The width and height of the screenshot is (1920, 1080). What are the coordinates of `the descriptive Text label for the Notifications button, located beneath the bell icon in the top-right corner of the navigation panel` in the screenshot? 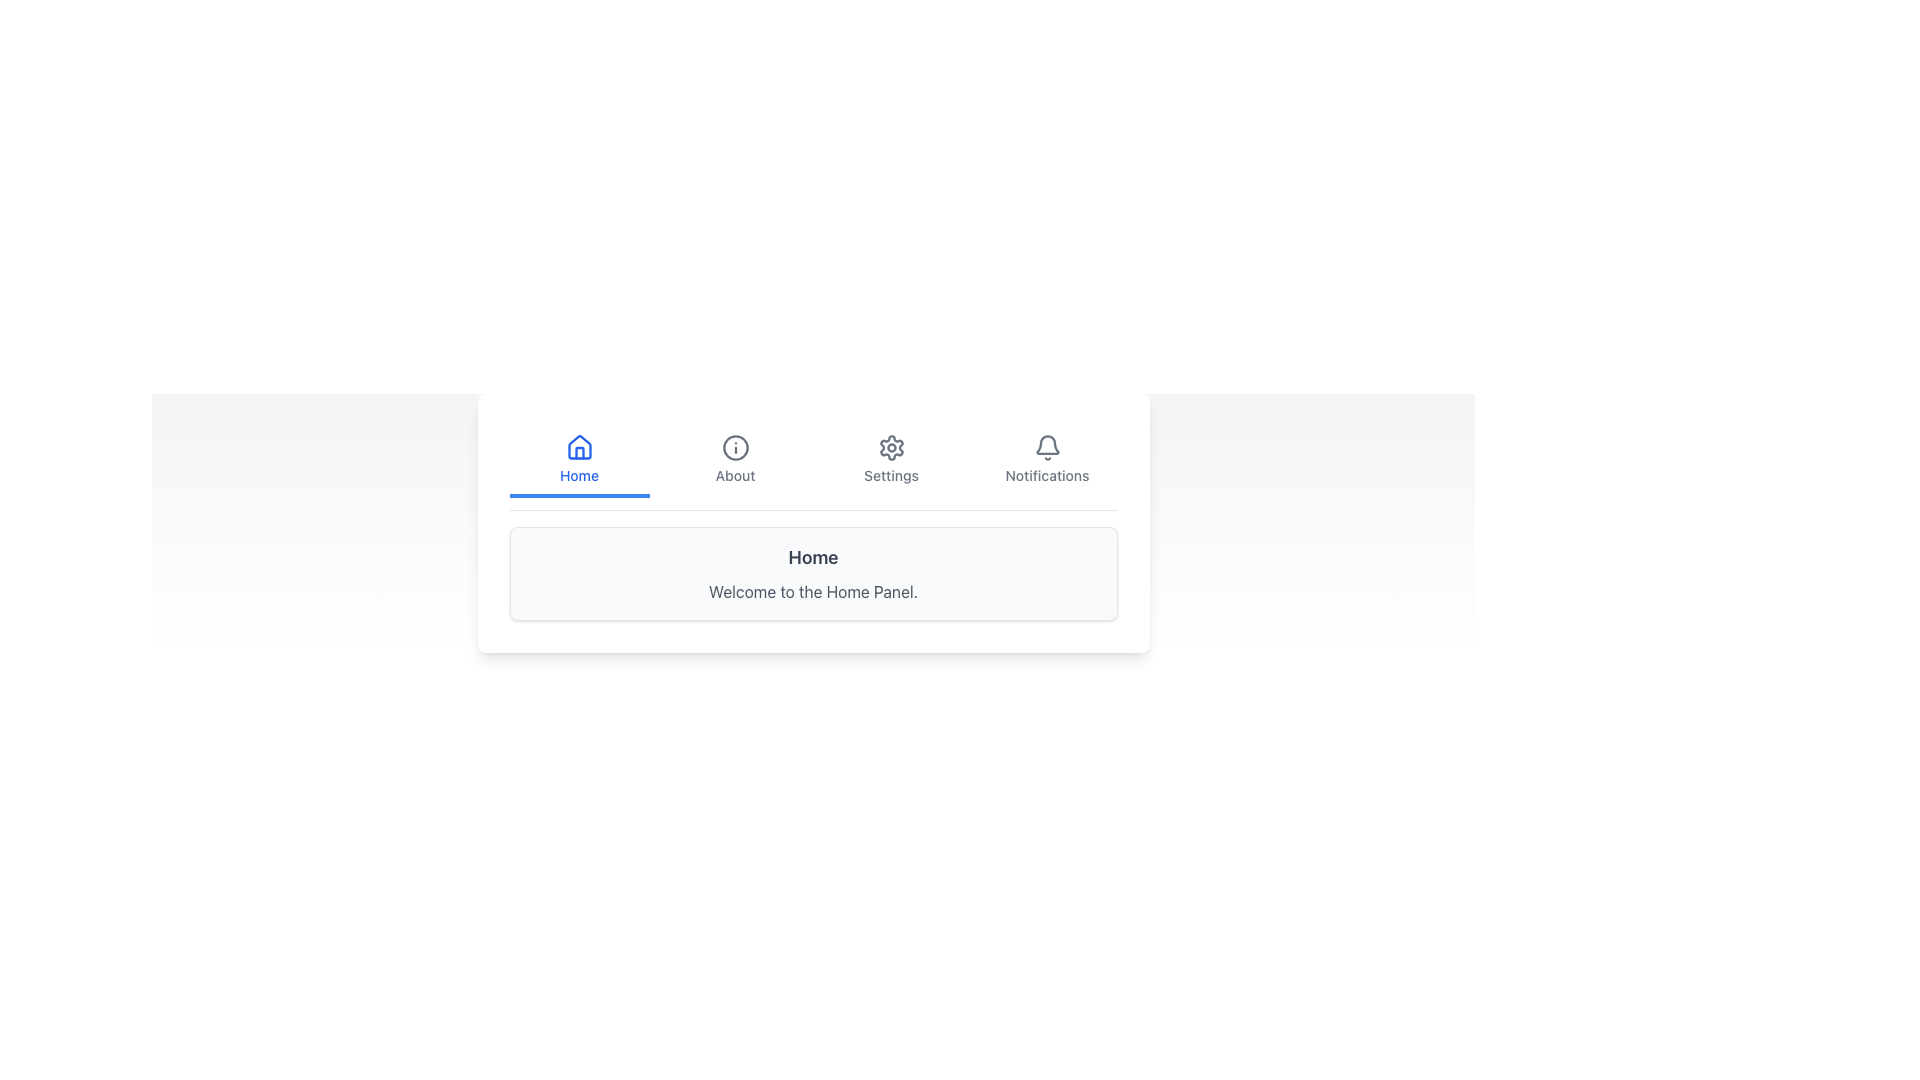 It's located at (1046, 475).